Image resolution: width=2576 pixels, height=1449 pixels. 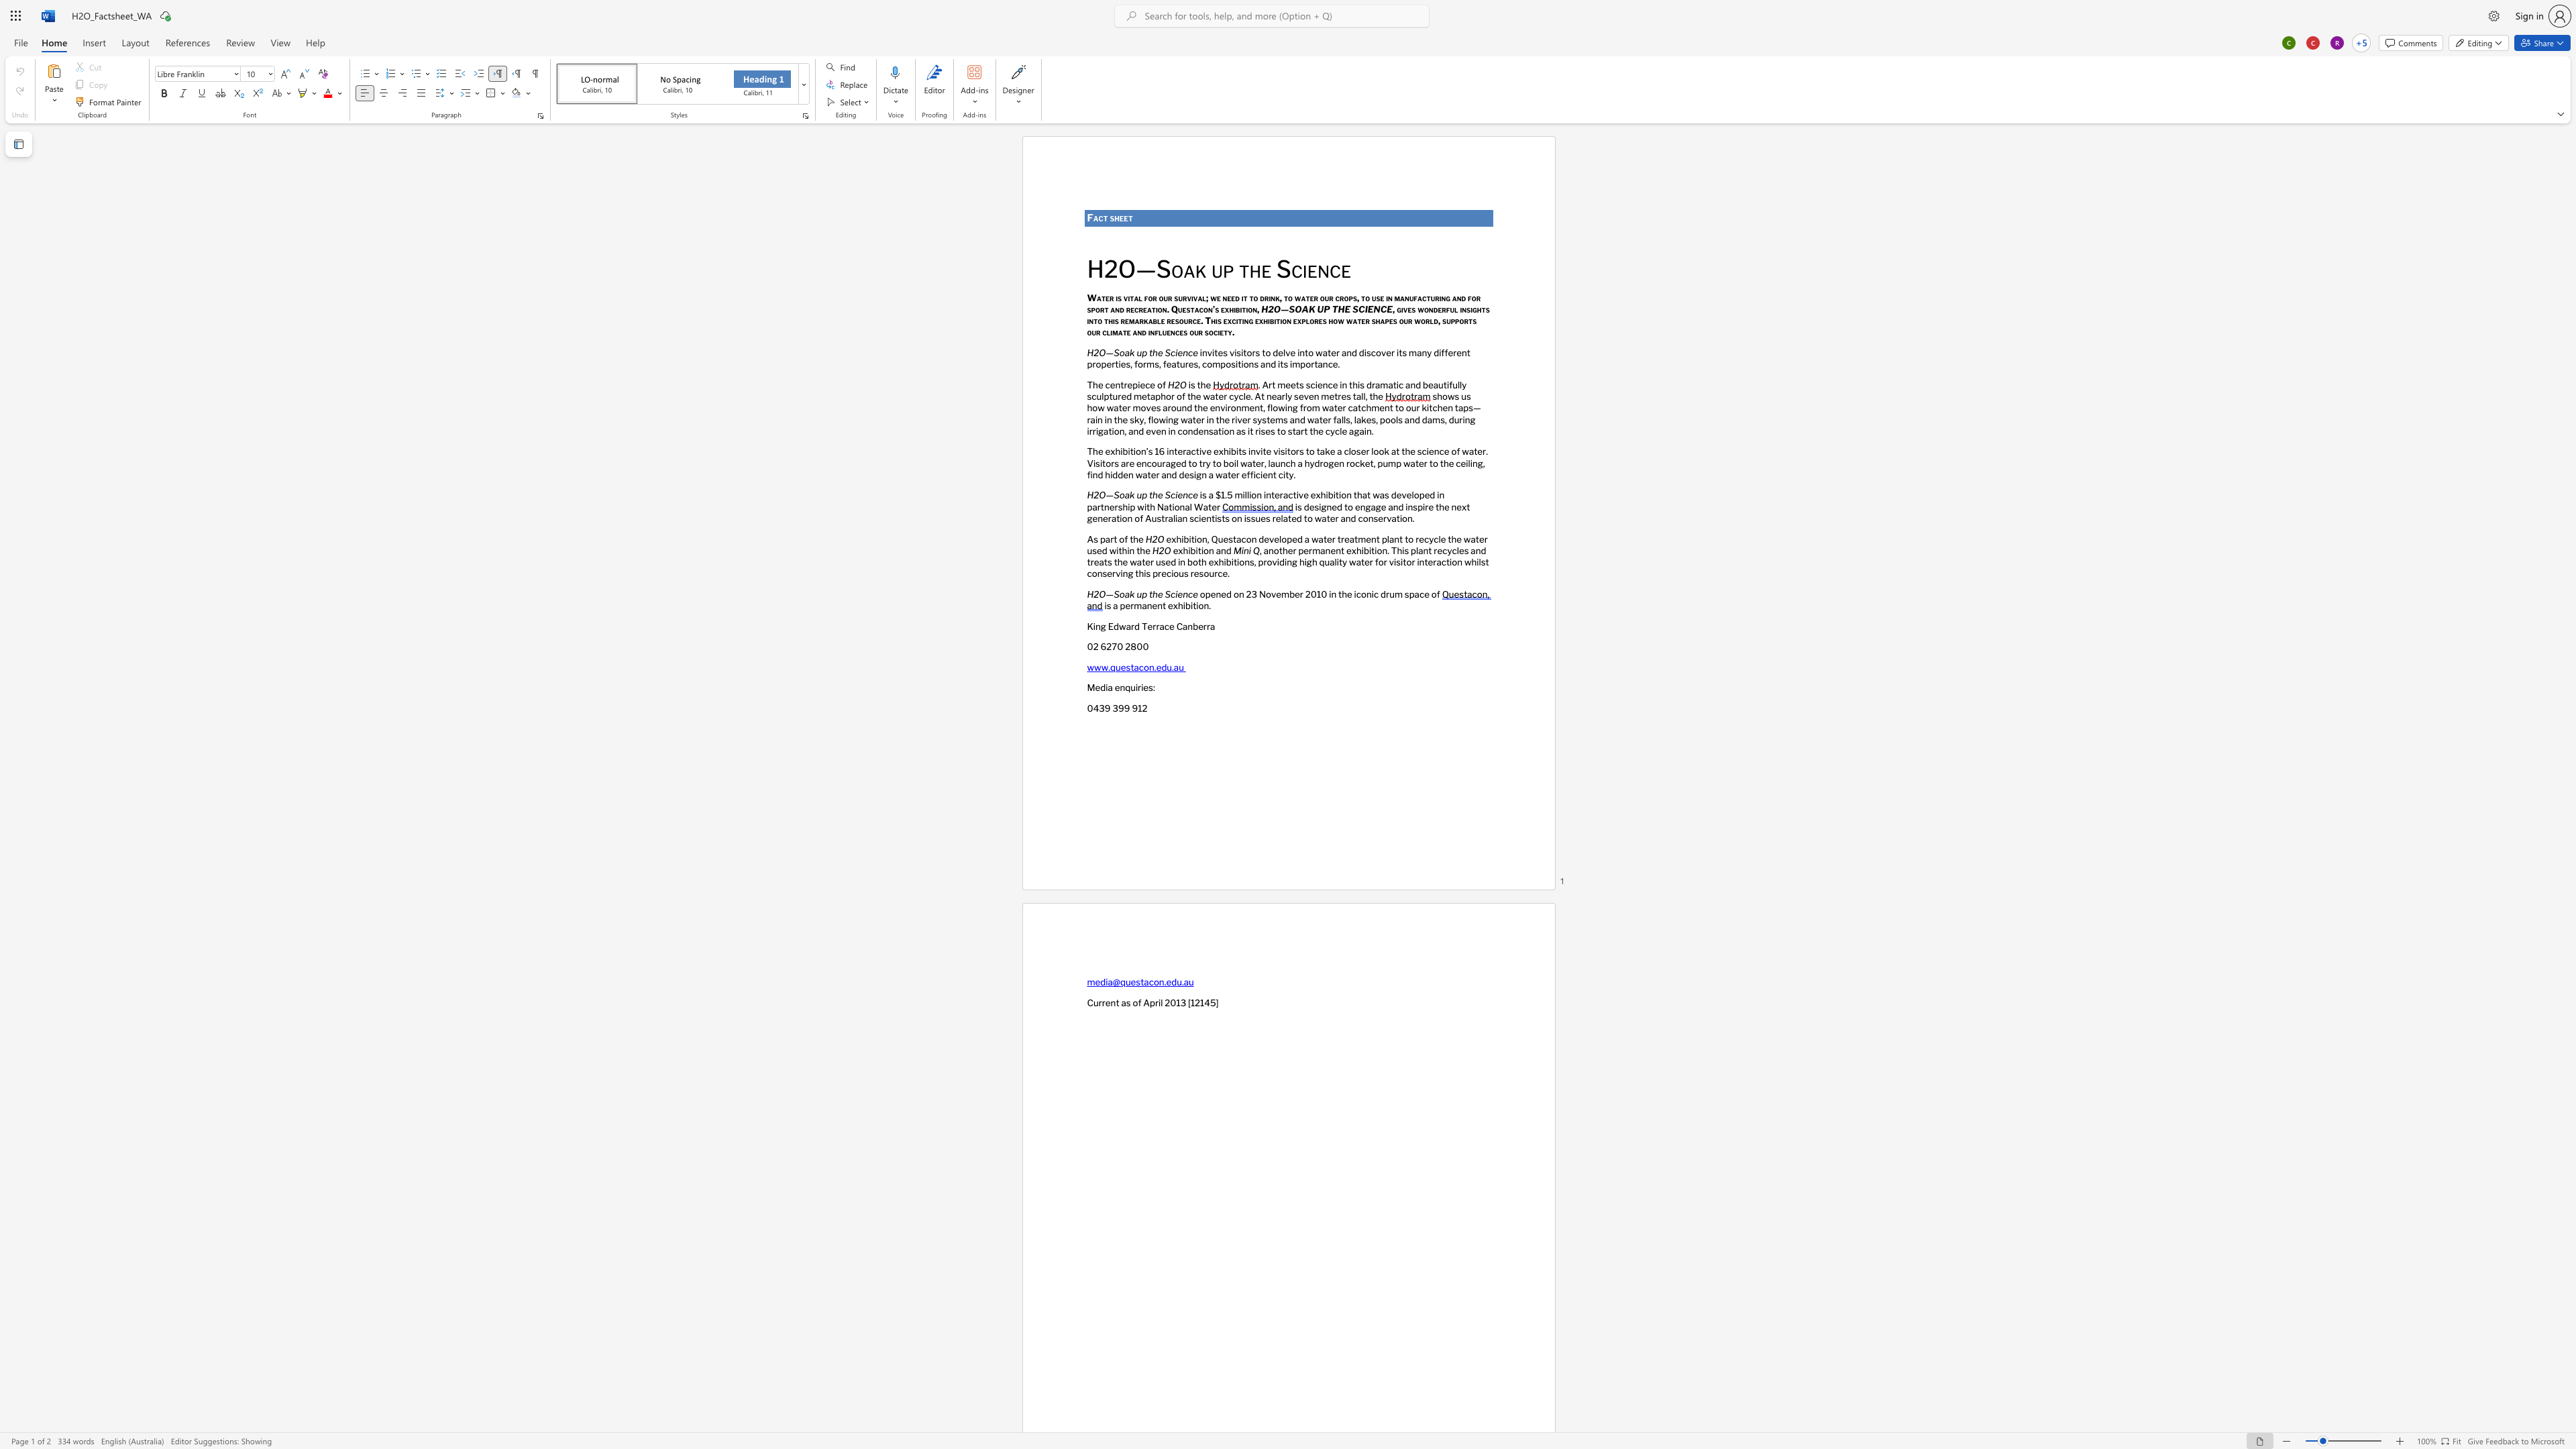 I want to click on the 2th character "t" in the text, so click(x=1315, y=364).